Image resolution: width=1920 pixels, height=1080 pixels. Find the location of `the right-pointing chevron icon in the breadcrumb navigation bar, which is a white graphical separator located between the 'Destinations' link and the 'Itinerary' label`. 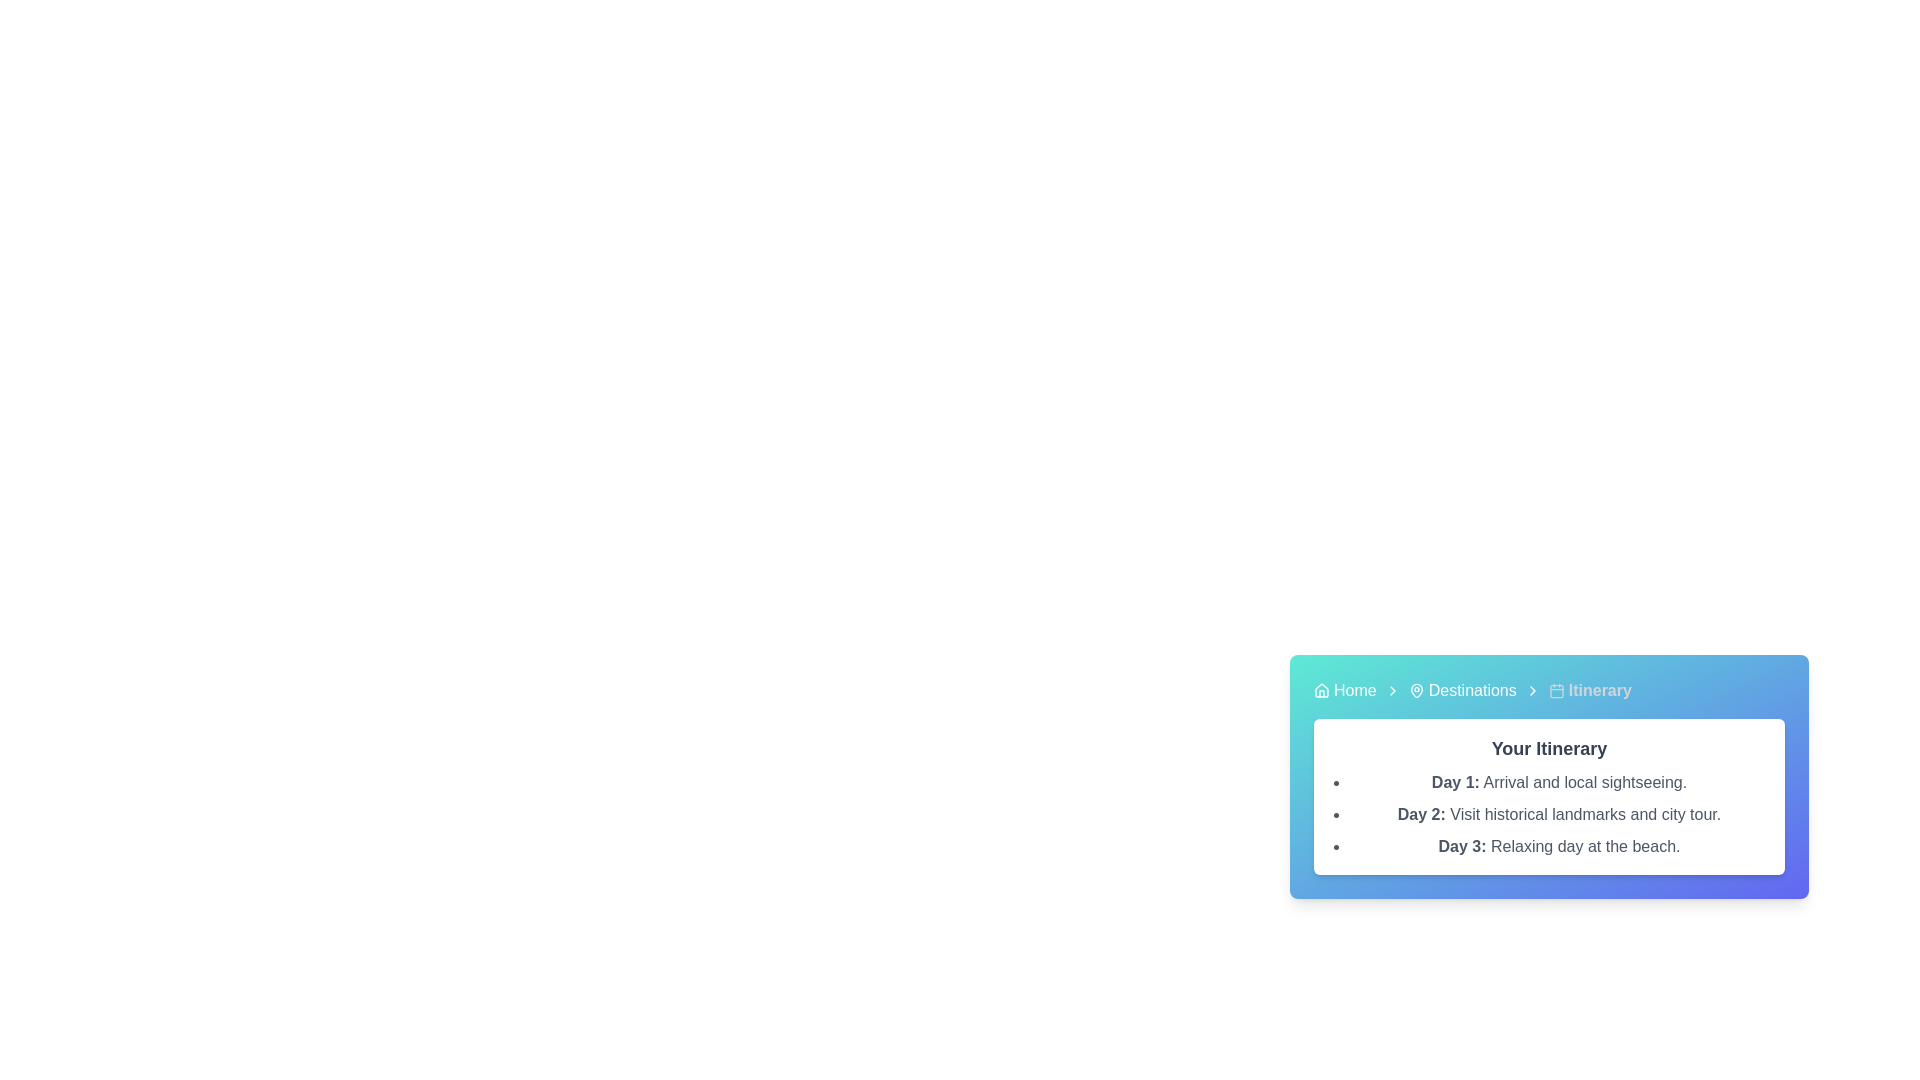

the right-pointing chevron icon in the breadcrumb navigation bar, which is a white graphical separator located between the 'Destinations' link and the 'Itinerary' label is located at coordinates (1531, 689).